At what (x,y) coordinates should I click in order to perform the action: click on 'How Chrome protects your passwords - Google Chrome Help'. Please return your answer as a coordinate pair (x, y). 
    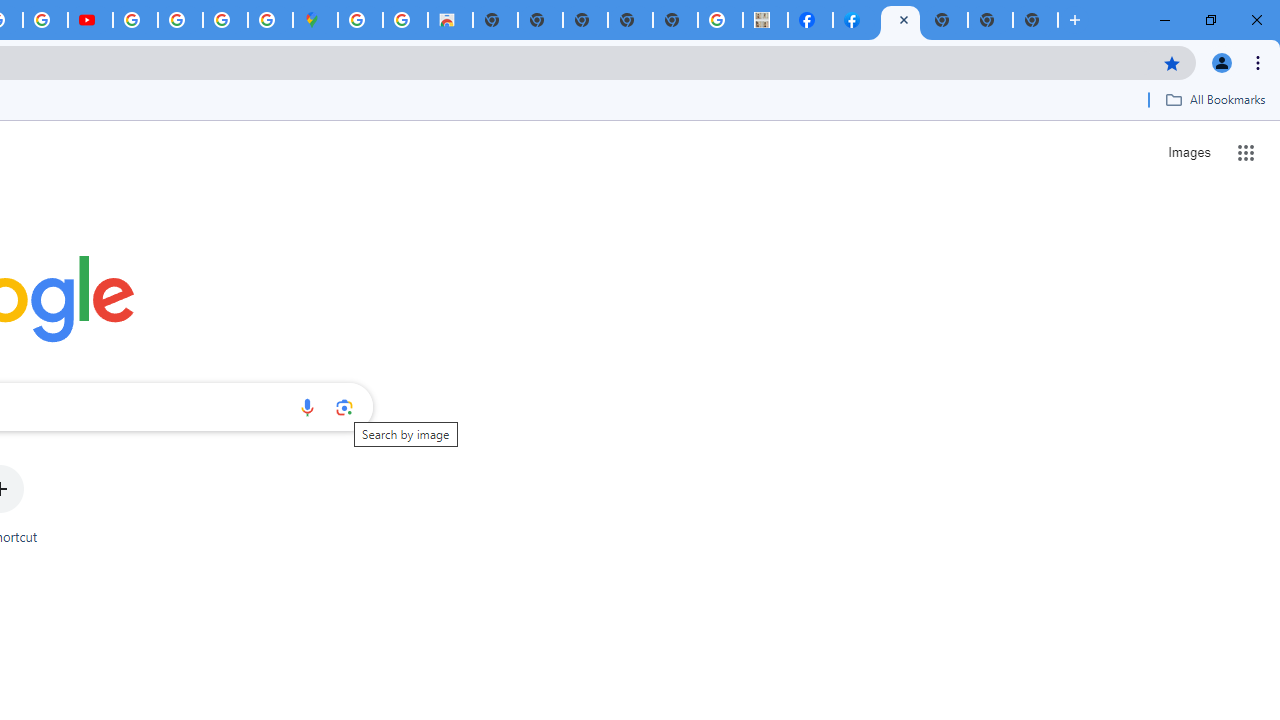
    Looking at the image, I should click on (134, 20).